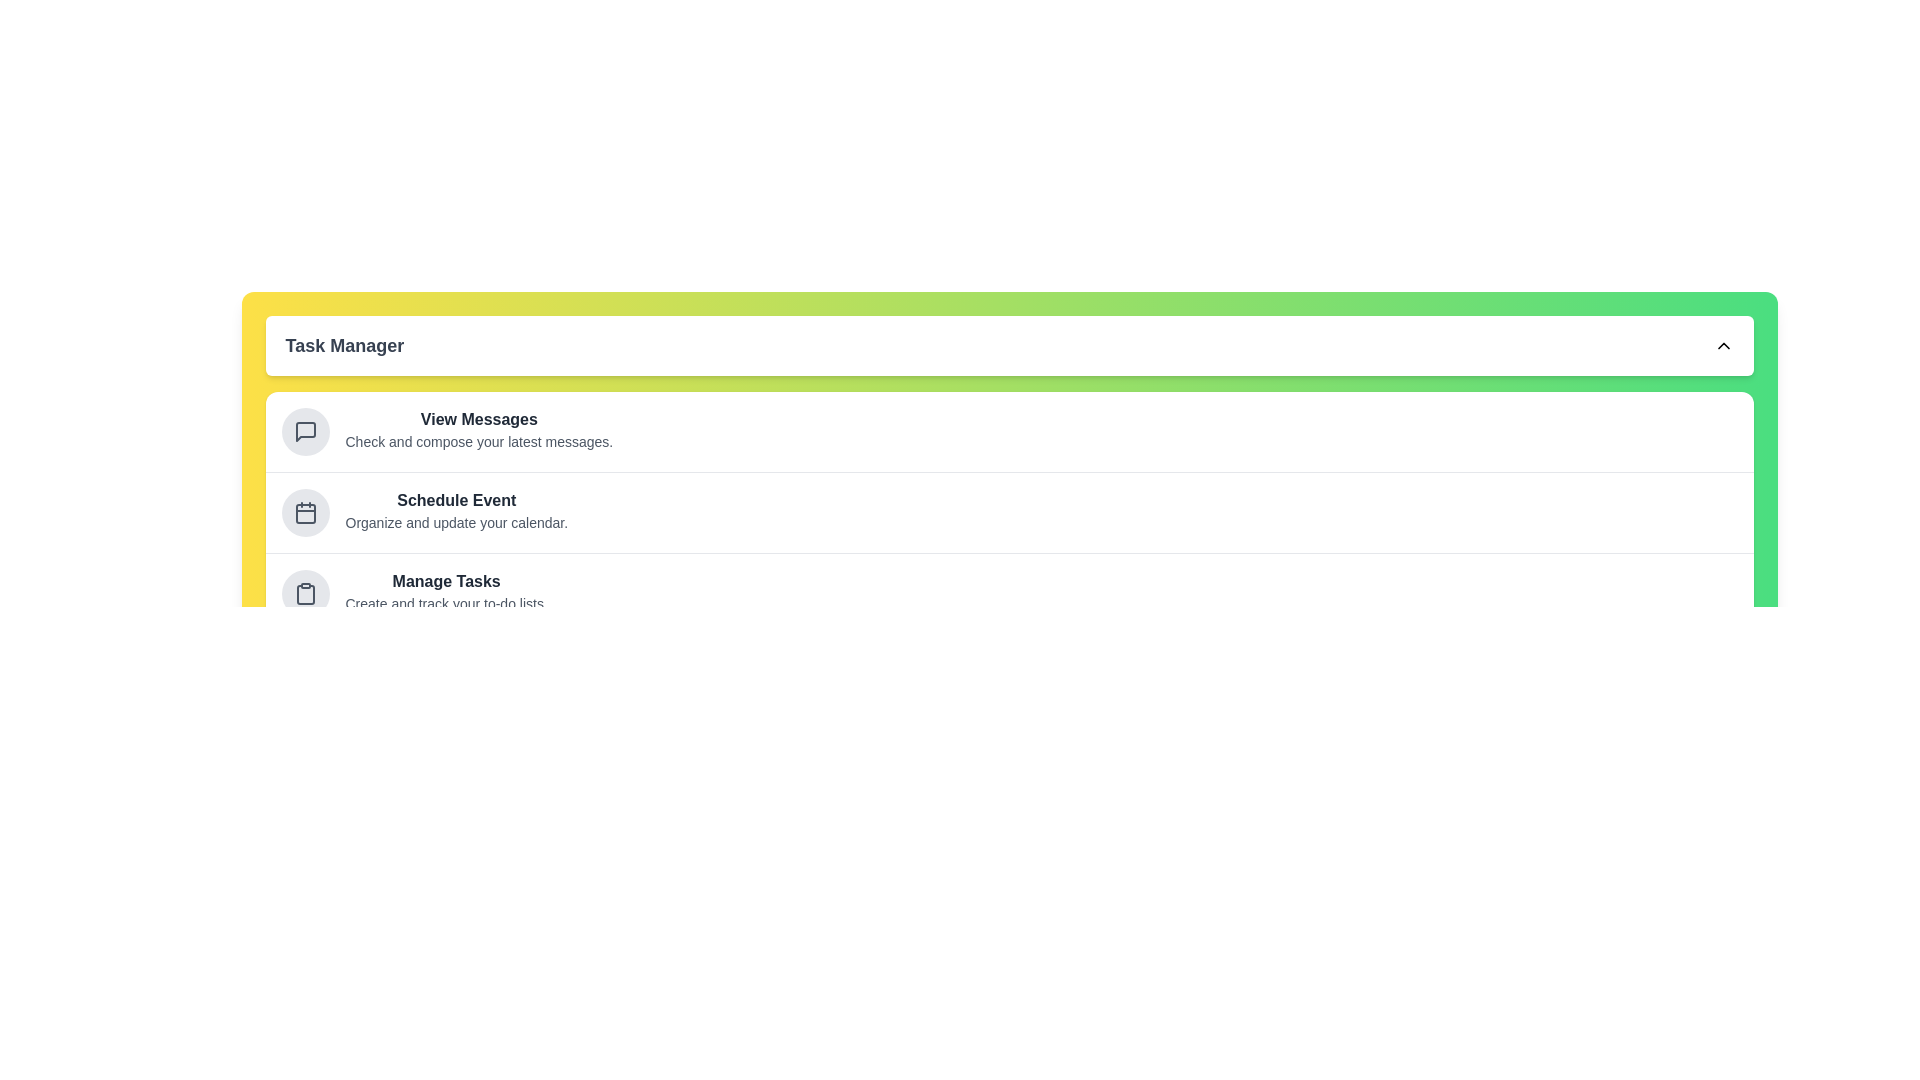 The width and height of the screenshot is (1920, 1080). What do you see at coordinates (304, 512) in the screenshot?
I see `the task item Schedule Event` at bounding box center [304, 512].